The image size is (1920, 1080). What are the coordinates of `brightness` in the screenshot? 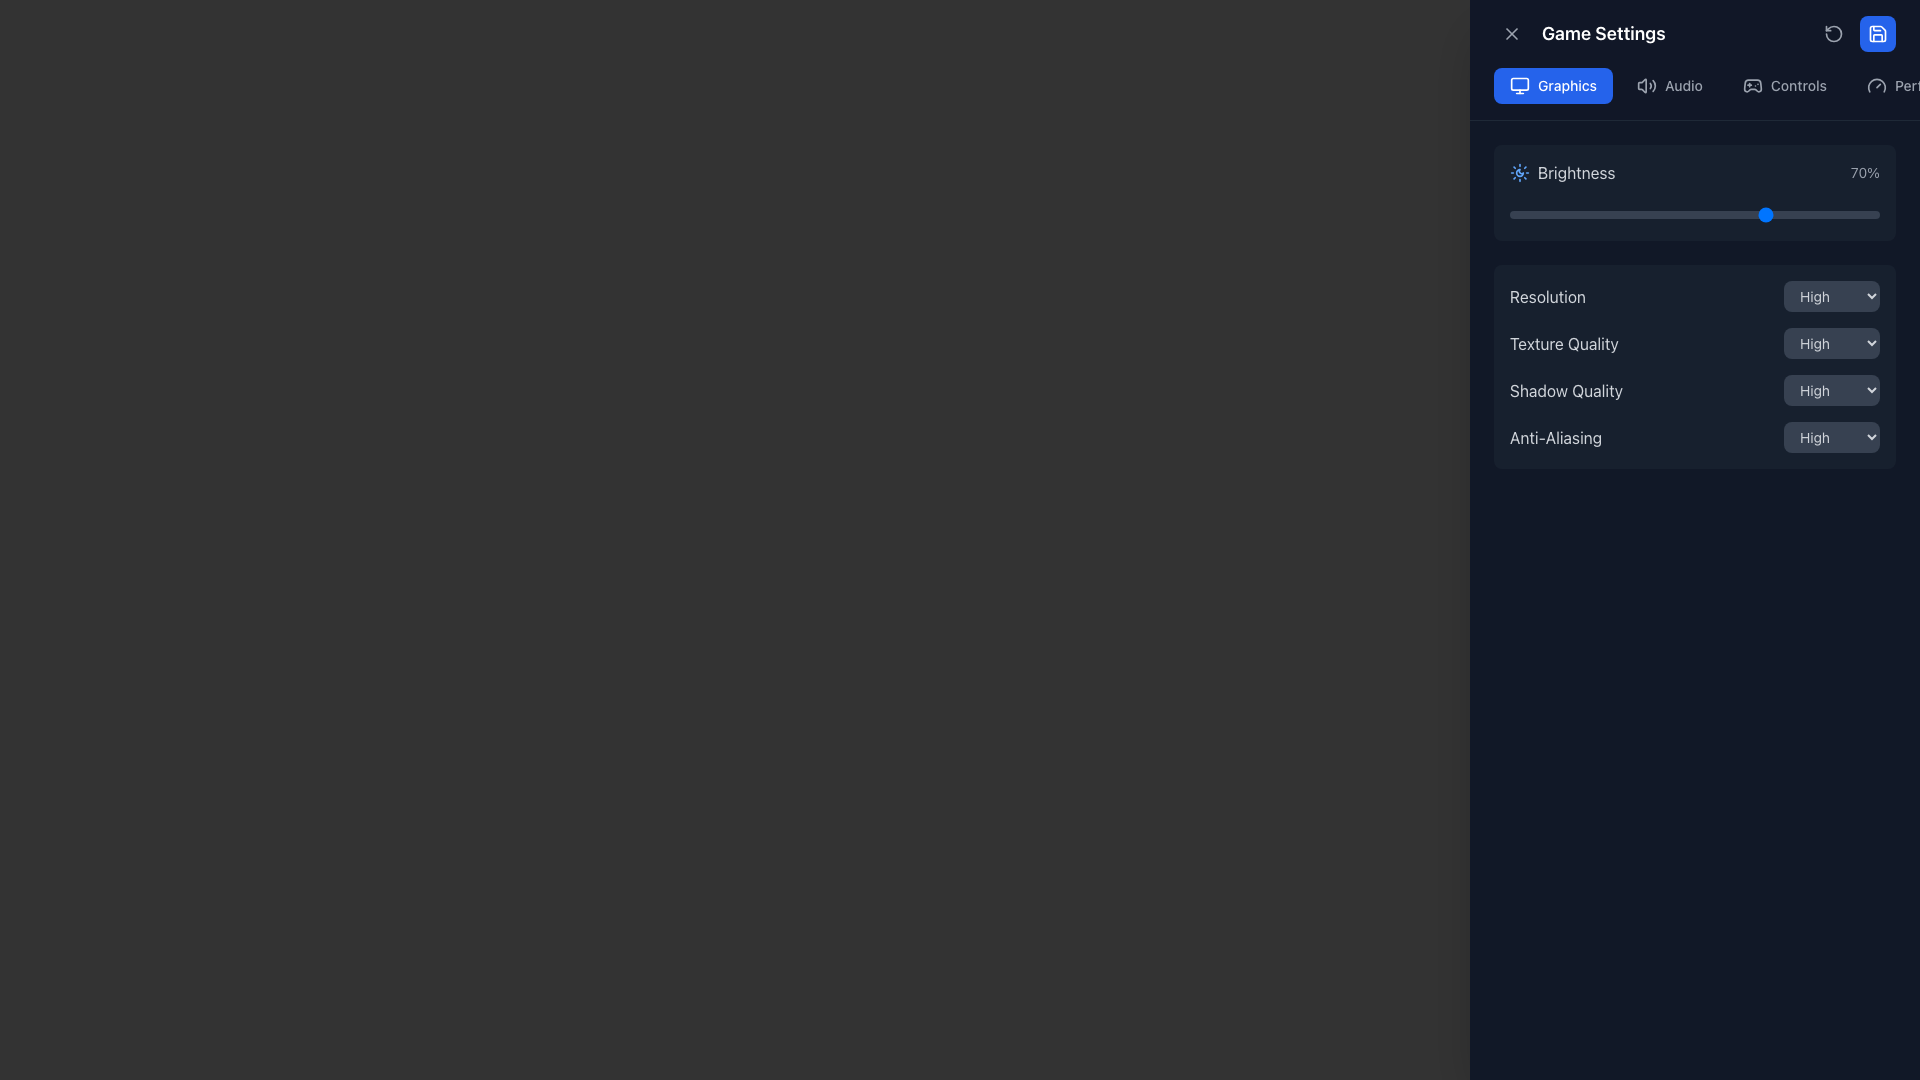 It's located at (1523, 215).